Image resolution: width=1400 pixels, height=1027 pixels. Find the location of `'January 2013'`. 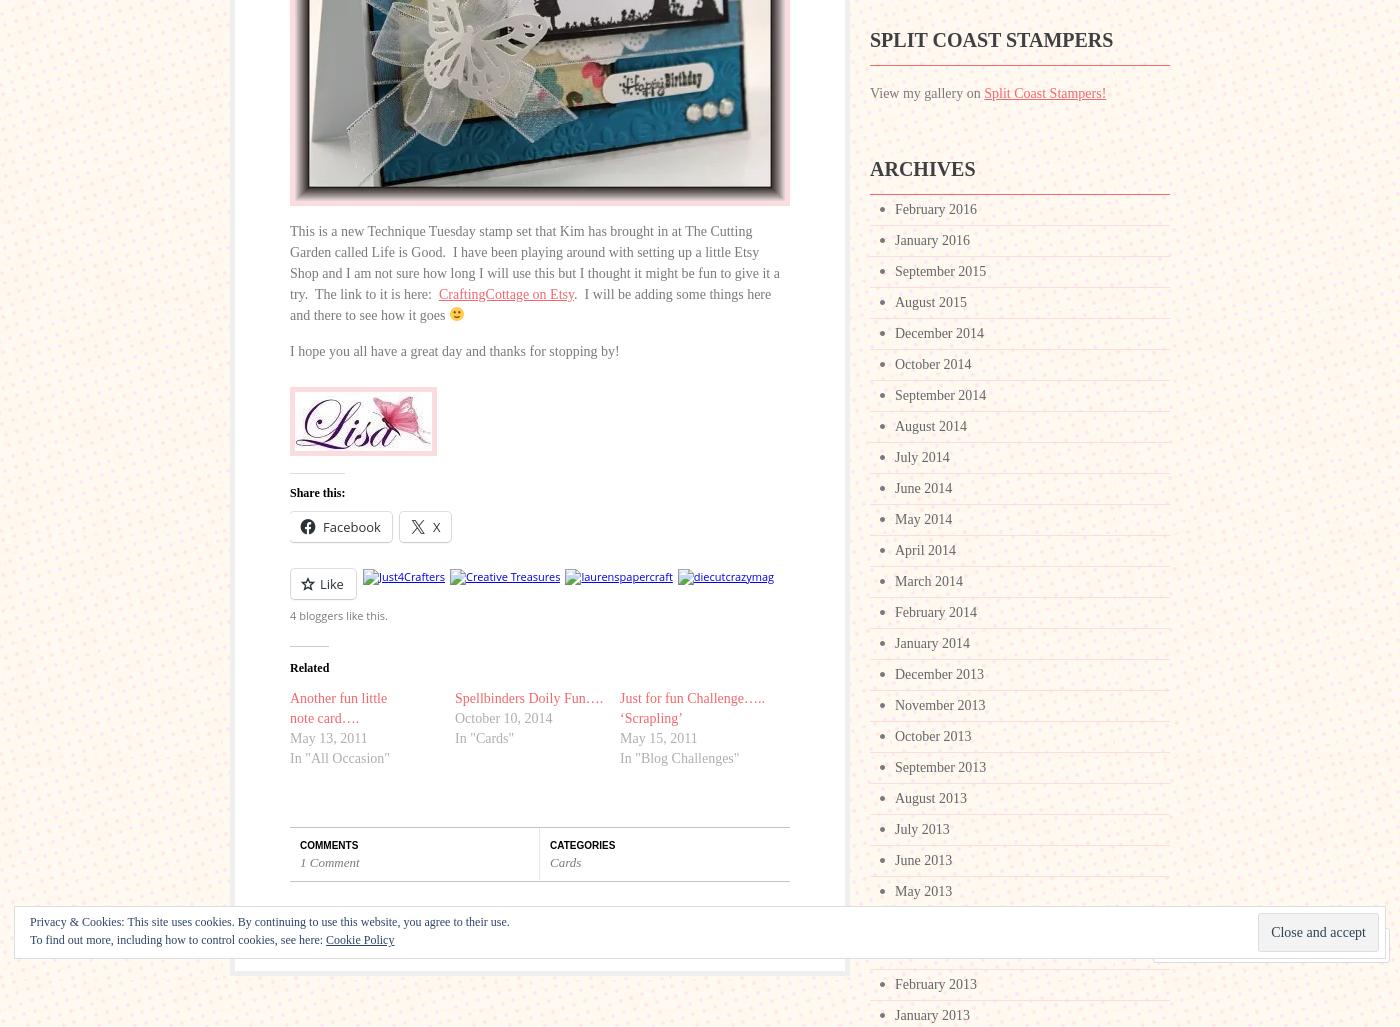

'January 2013' is located at coordinates (894, 1014).